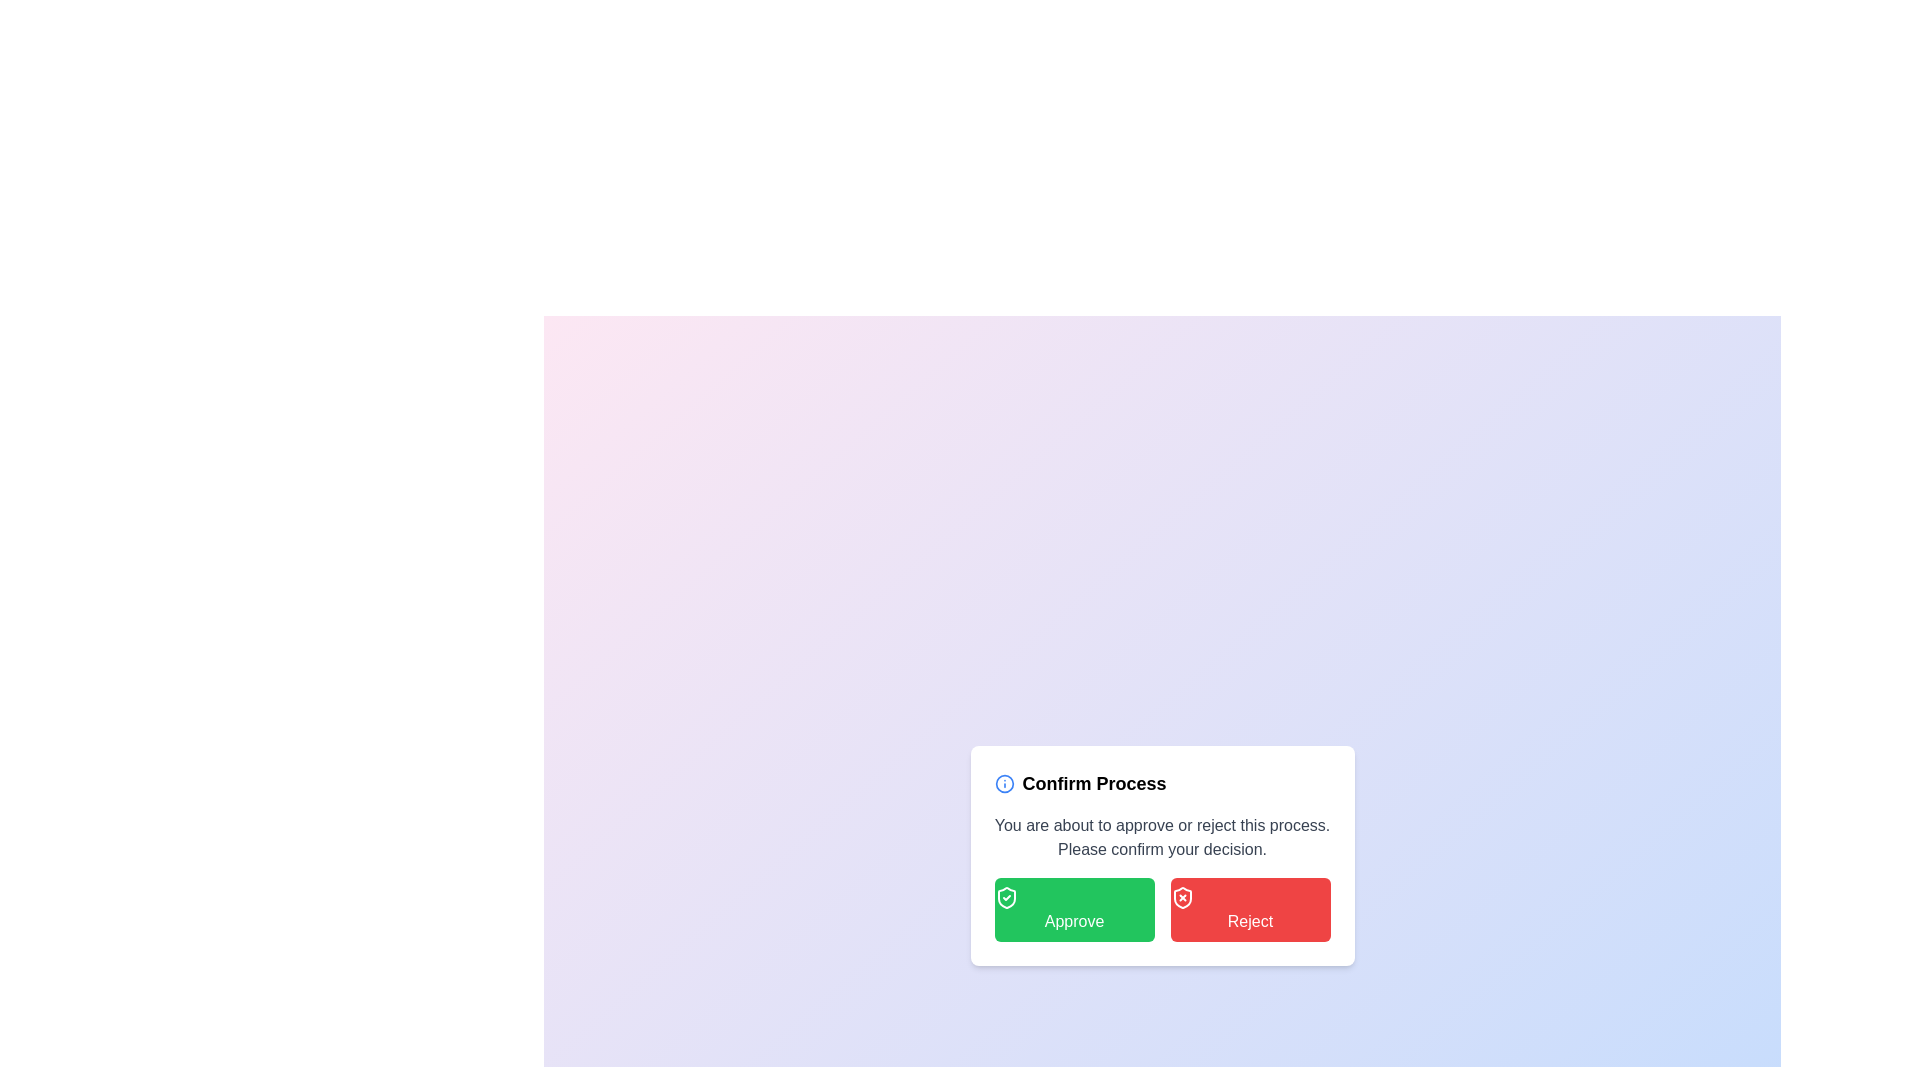  What do you see at coordinates (1182, 897) in the screenshot?
I see `the shield icon with an 'X' in the center, which is located to the left of the 'Reject' button in the confirmation dialog box` at bounding box center [1182, 897].